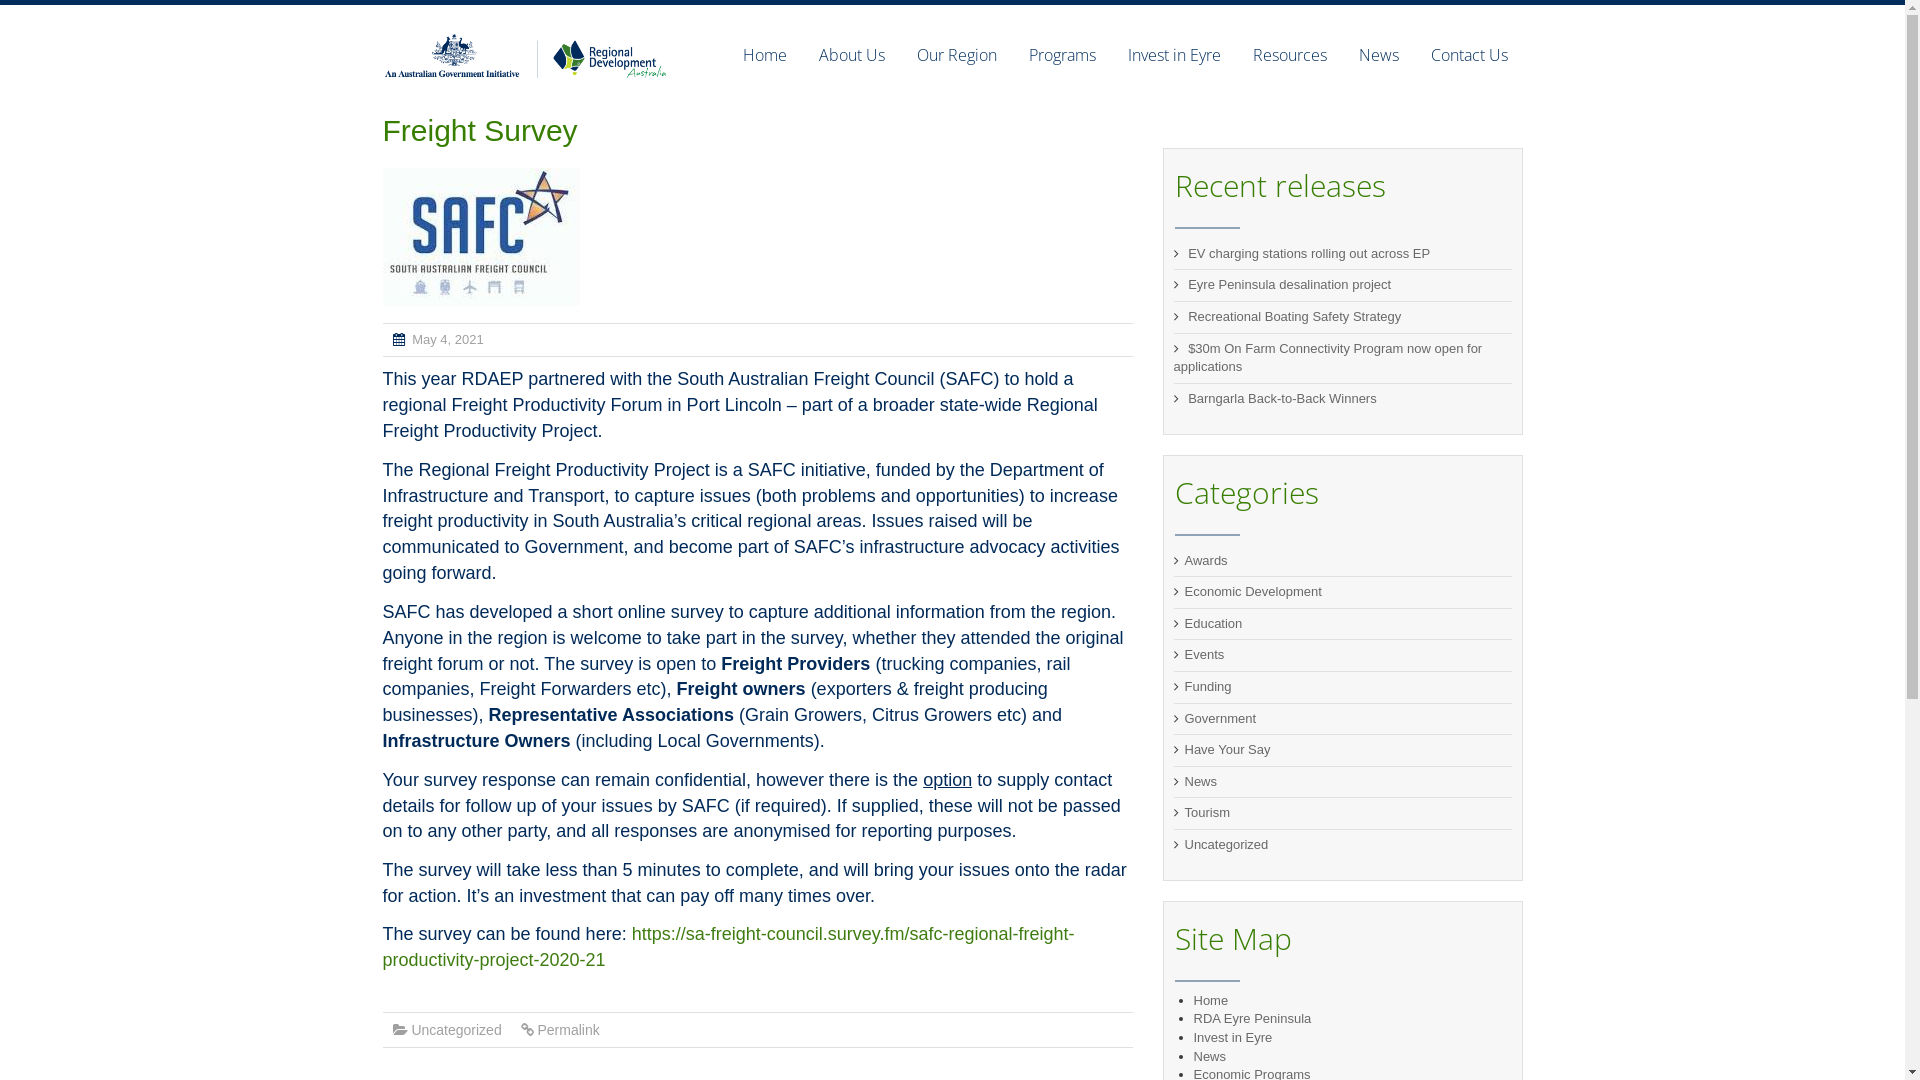 The image size is (1920, 1080). Describe the element at coordinates (1289, 284) in the screenshot. I see `'Eyre Peninsula desalination project'` at that location.